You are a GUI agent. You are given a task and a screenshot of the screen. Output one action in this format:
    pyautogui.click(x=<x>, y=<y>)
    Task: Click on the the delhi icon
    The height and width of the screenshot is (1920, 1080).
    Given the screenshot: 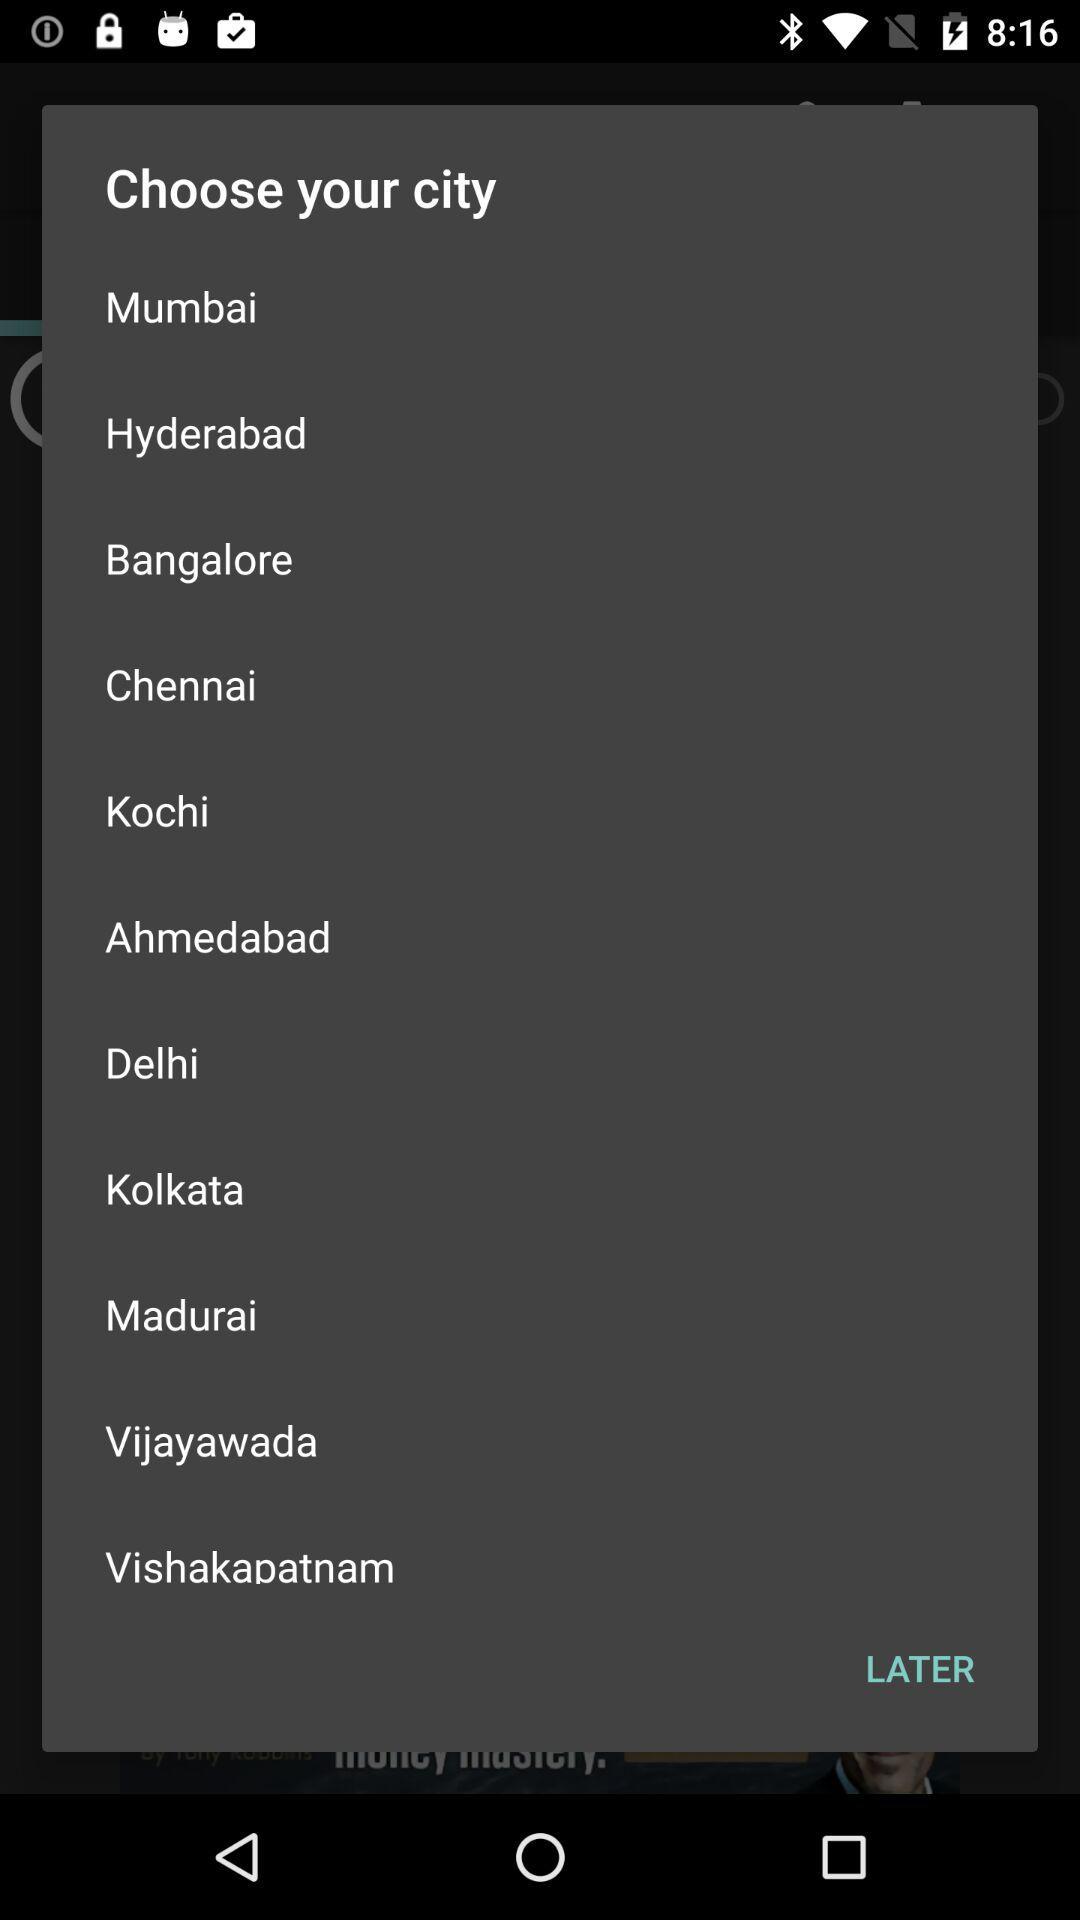 What is the action you would take?
    pyautogui.click(x=540, y=1060)
    